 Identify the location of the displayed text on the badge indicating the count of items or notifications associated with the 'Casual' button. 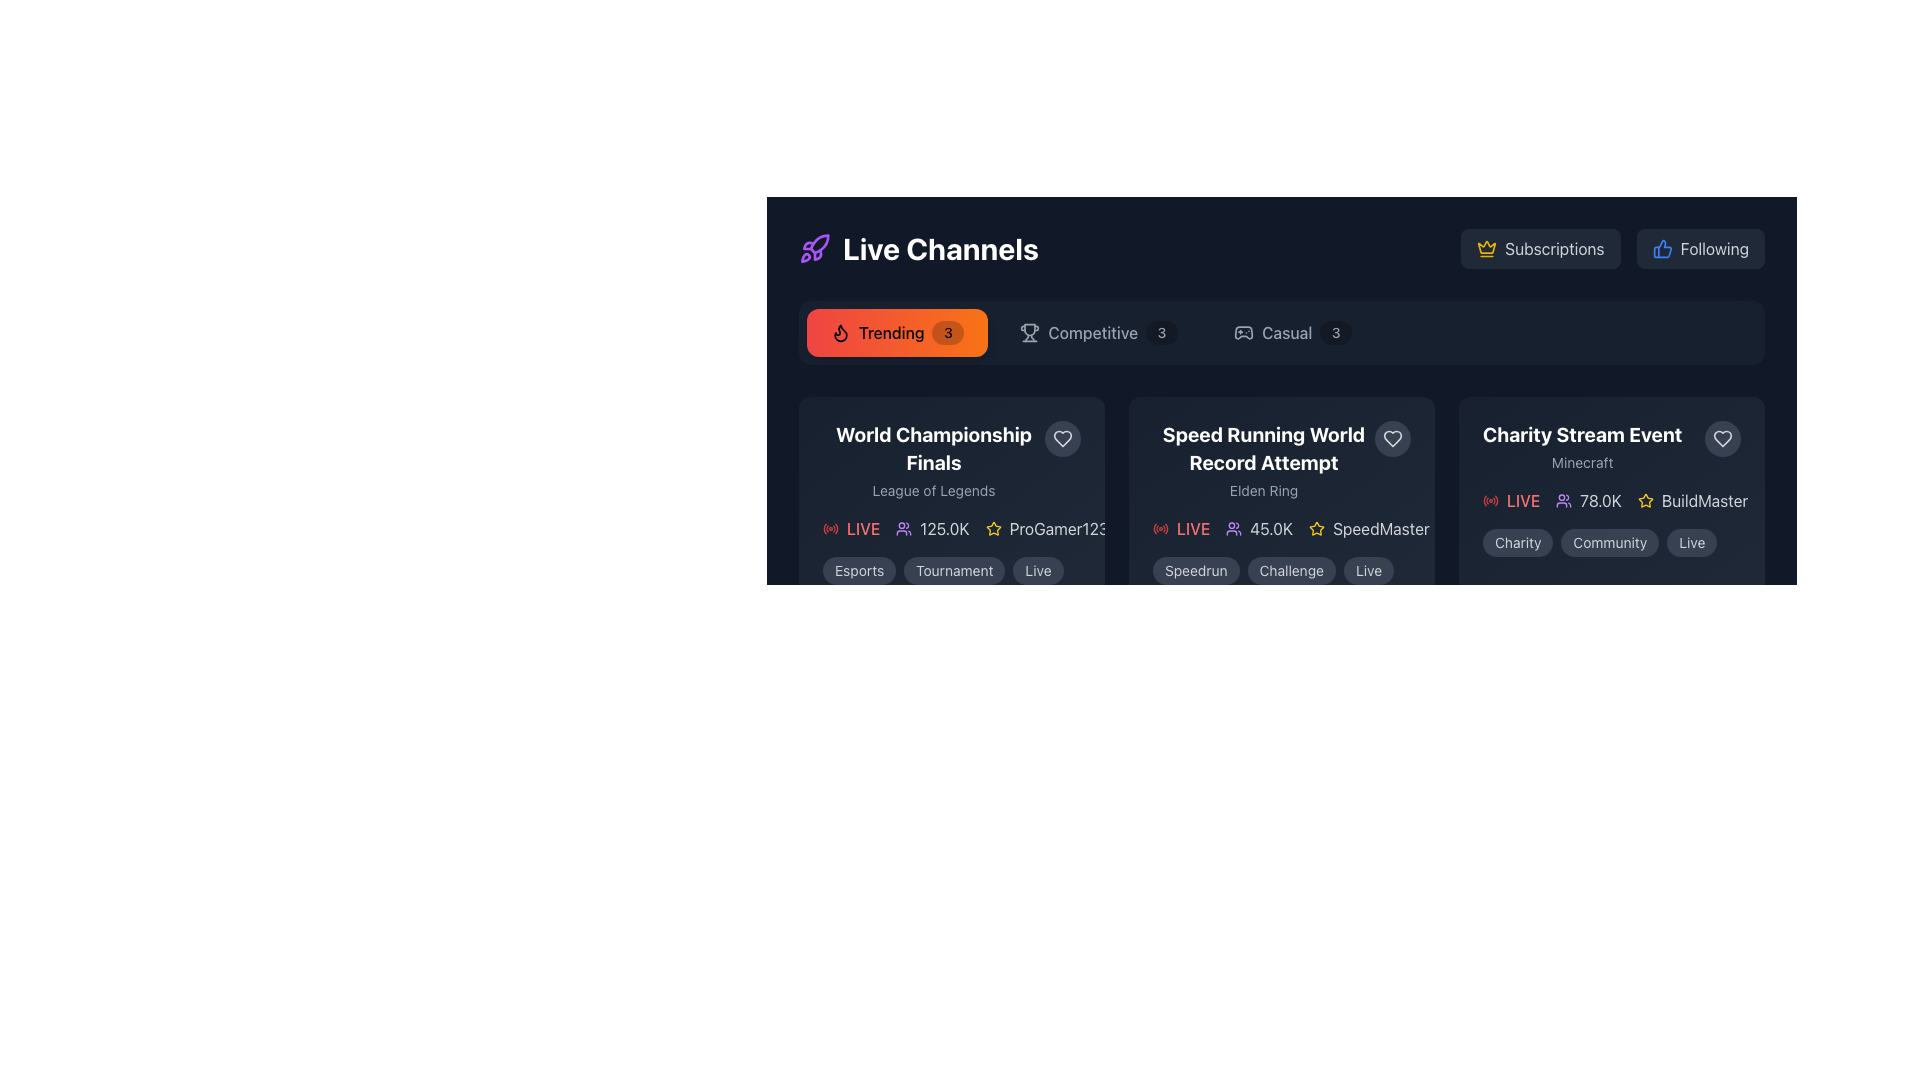
(1336, 331).